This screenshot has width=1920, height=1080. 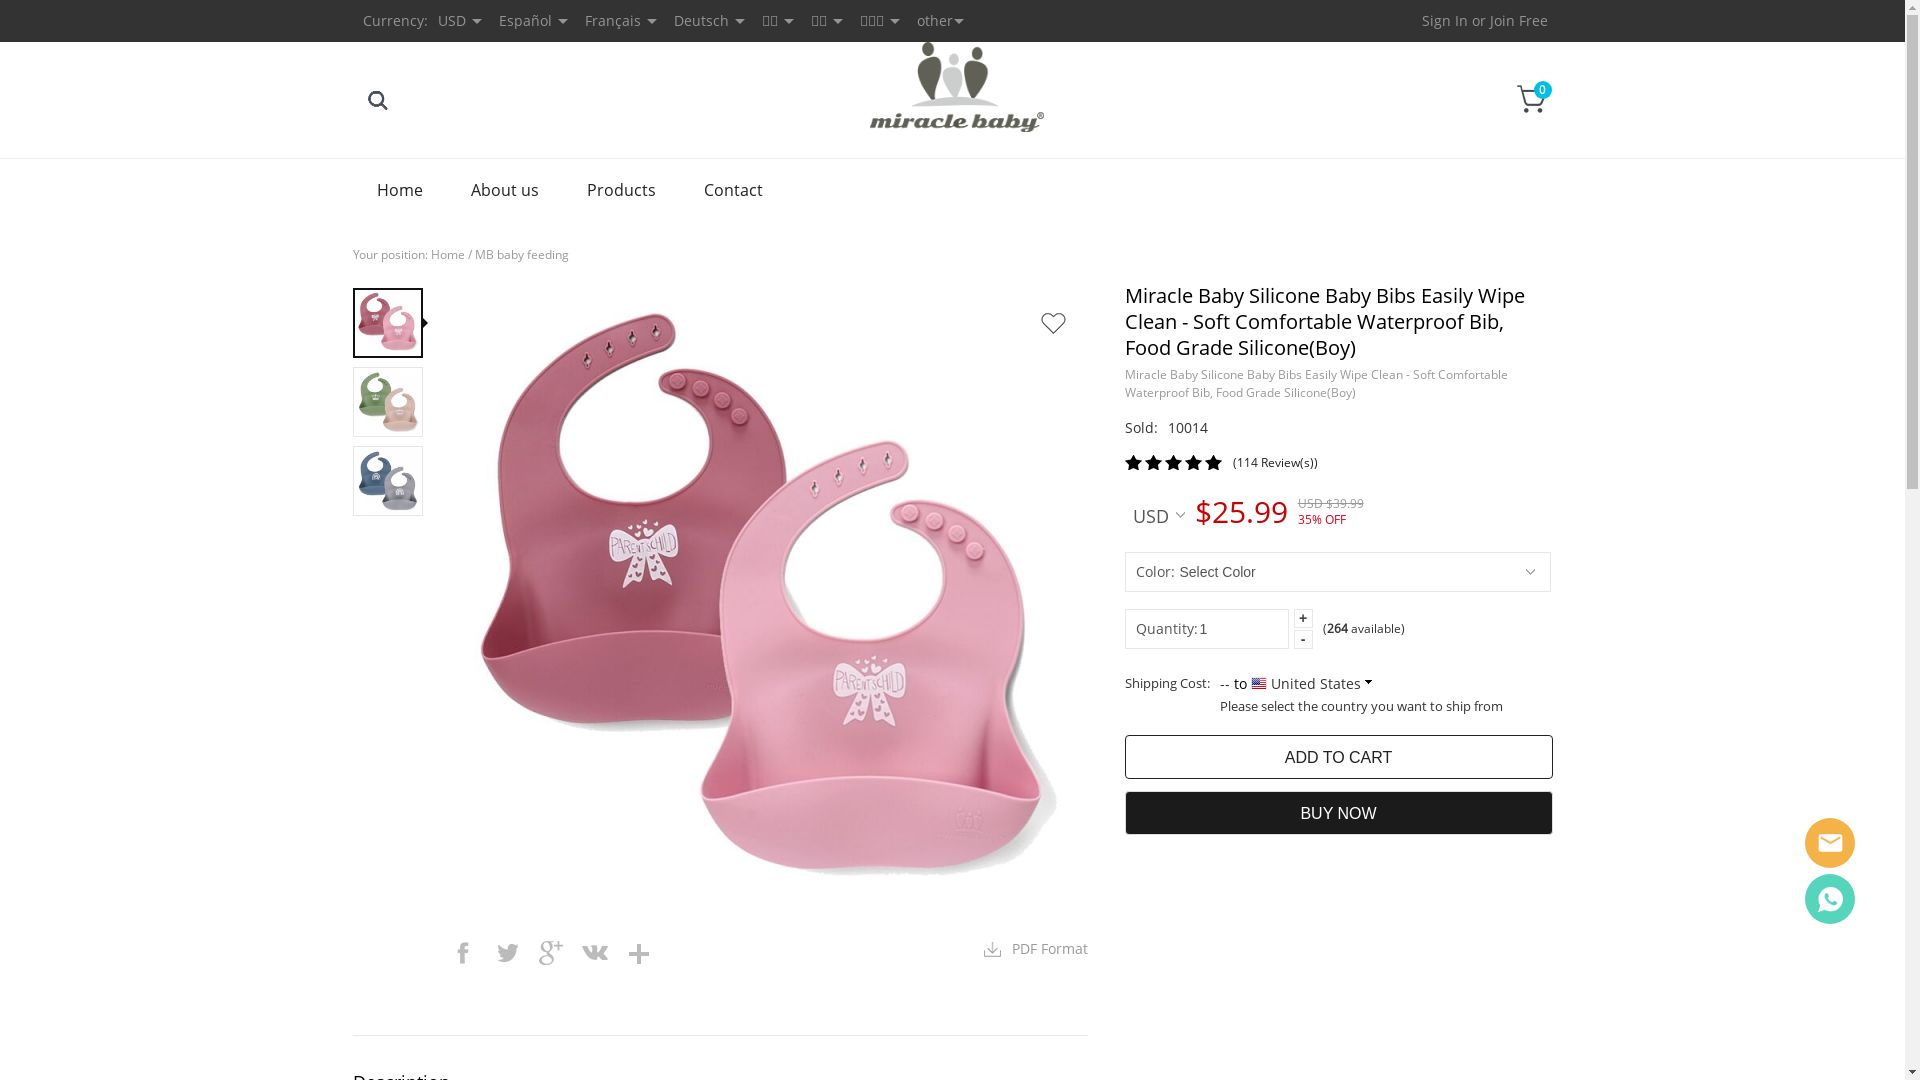 What do you see at coordinates (732, 189) in the screenshot?
I see `'Contact'` at bounding box center [732, 189].